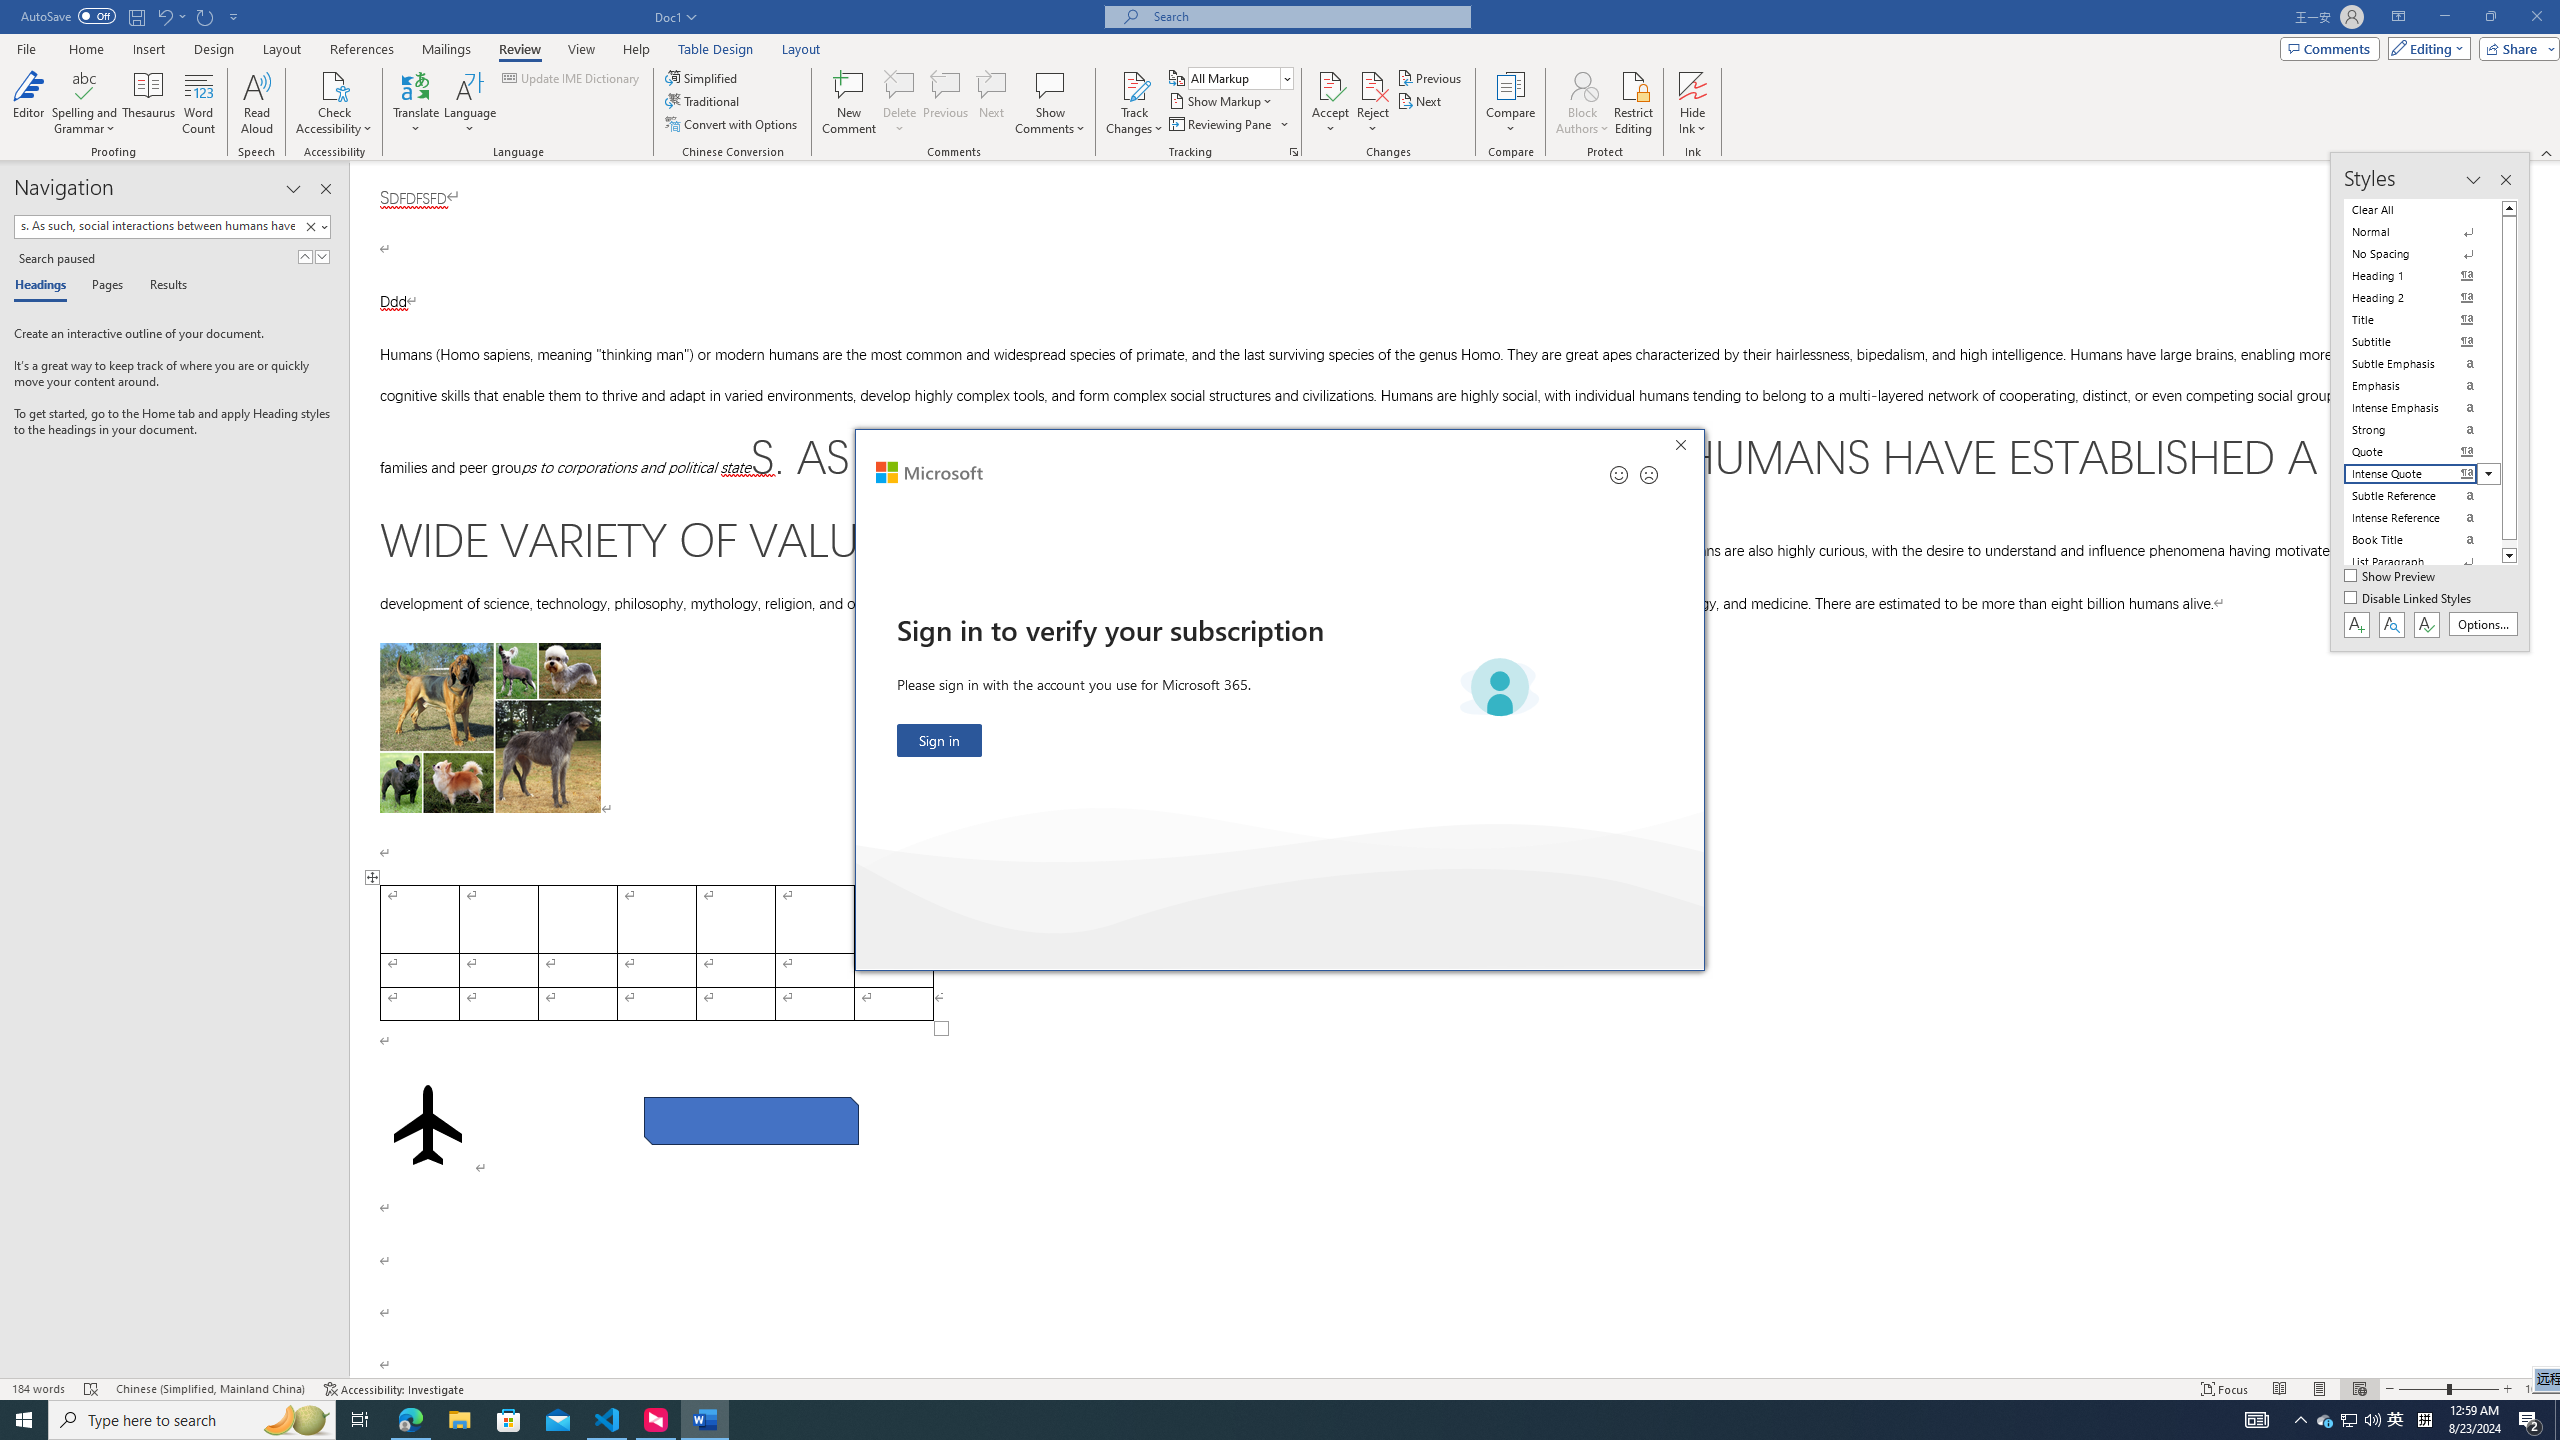  What do you see at coordinates (1634, 103) in the screenshot?
I see `'Restrict Editing'` at bounding box center [1634, 103].